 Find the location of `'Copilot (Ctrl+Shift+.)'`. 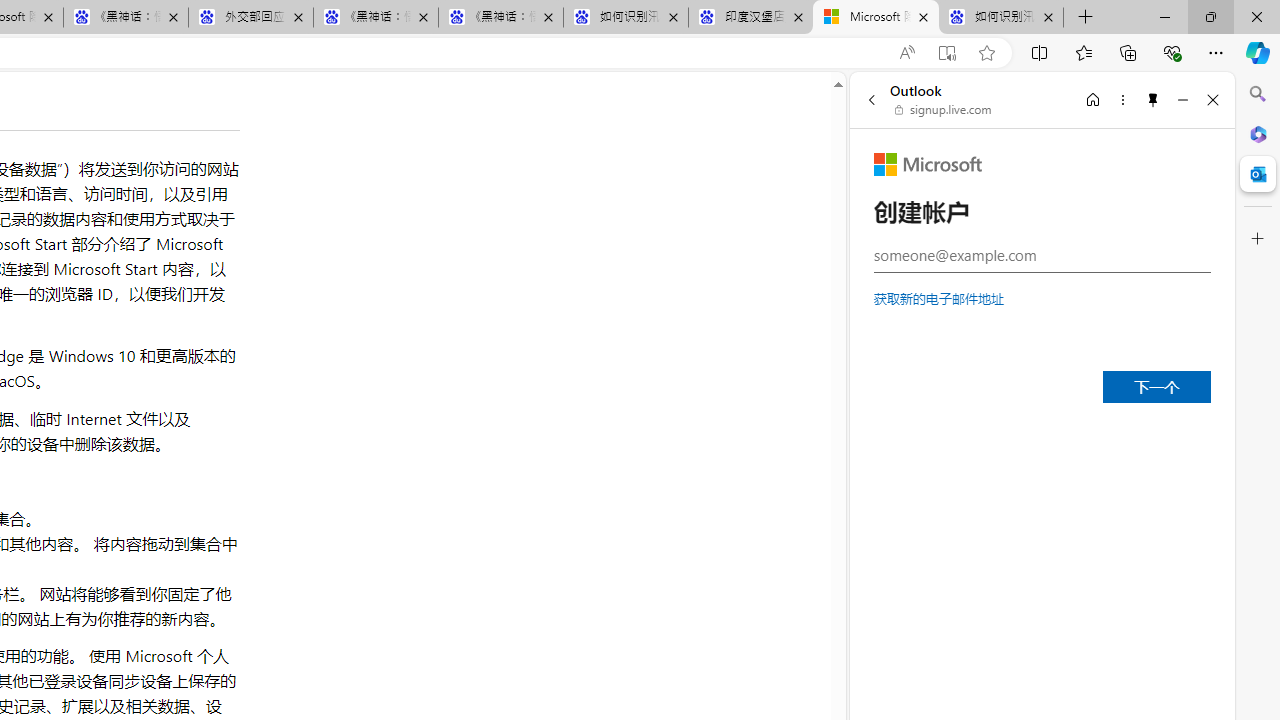

'Copilot (Ctrl+Shift+.)' is located at coordinates (1257, 51).